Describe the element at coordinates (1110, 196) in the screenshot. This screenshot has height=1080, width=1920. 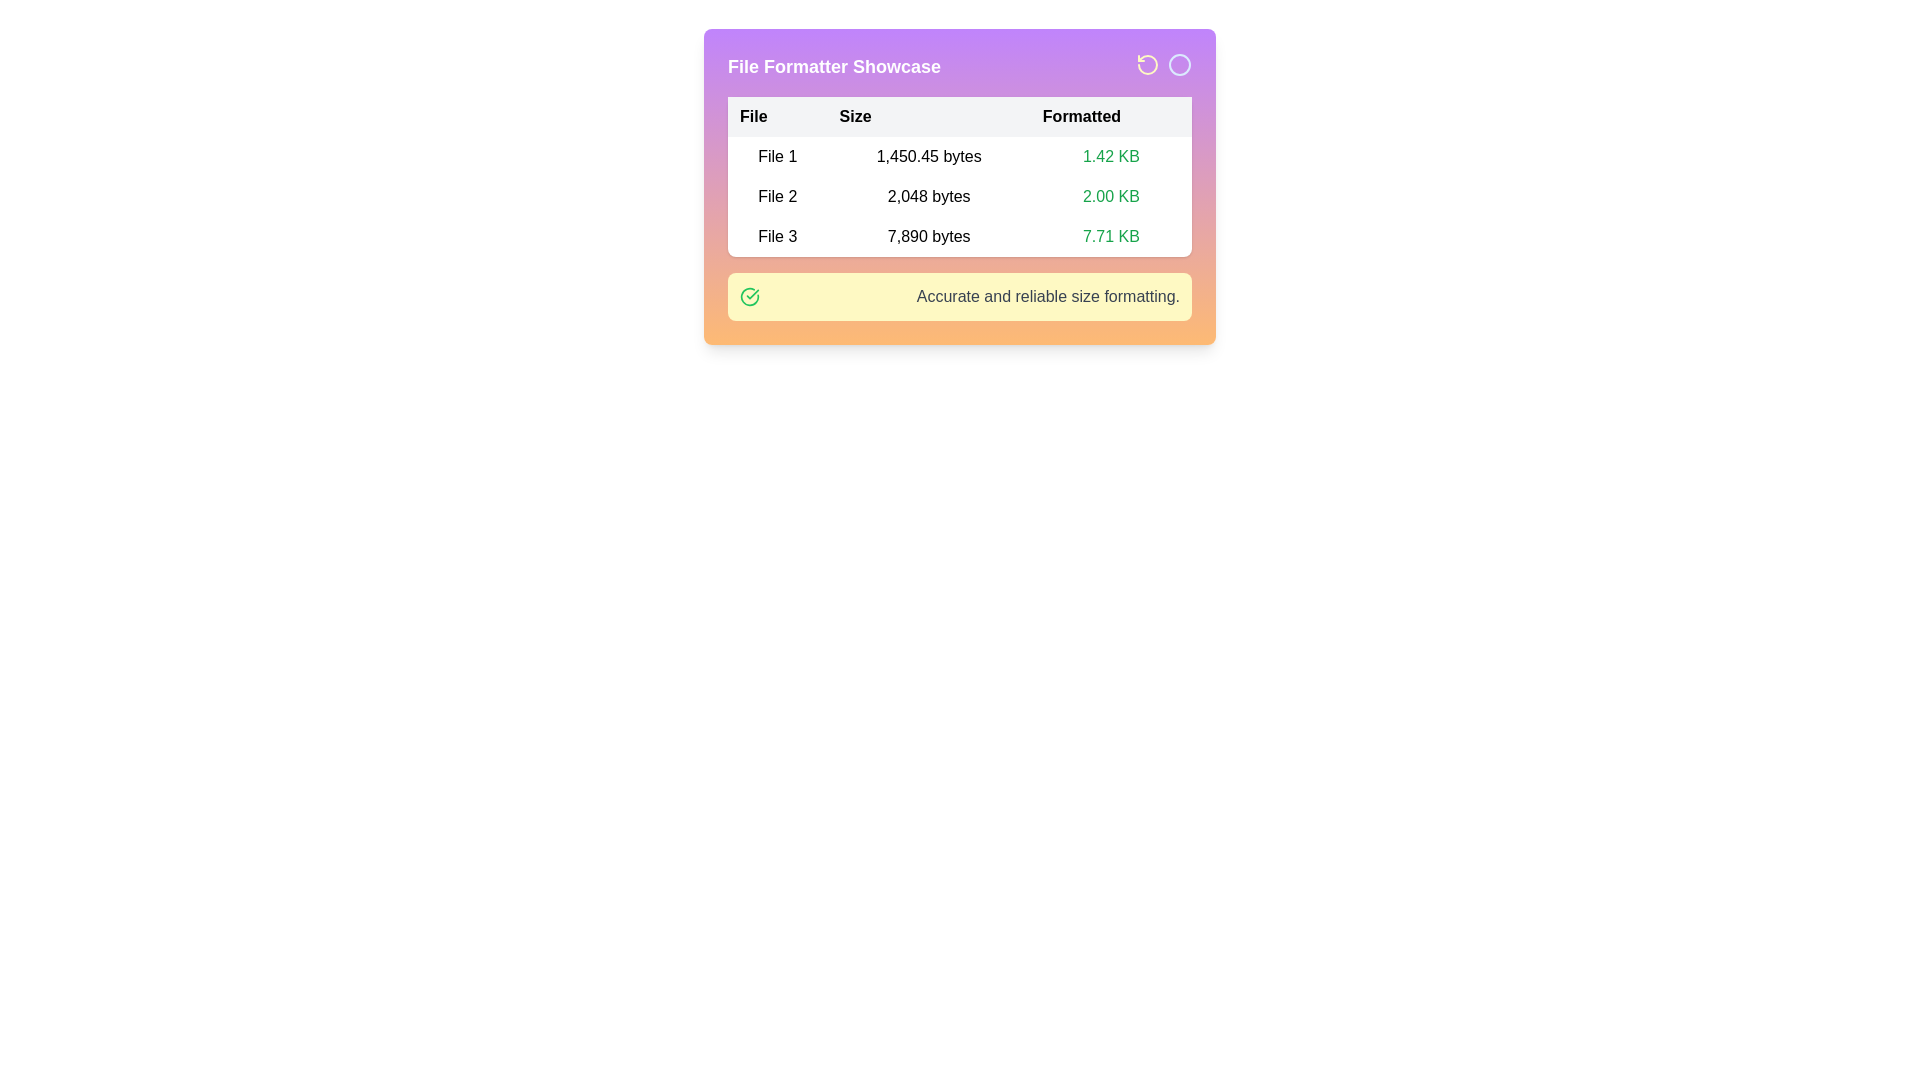
I see `text content of the Text Label displaying '2.00 KB' in the green font, which is located in the 'Formatted' column of the table row labeled 'File 2'` at that location.